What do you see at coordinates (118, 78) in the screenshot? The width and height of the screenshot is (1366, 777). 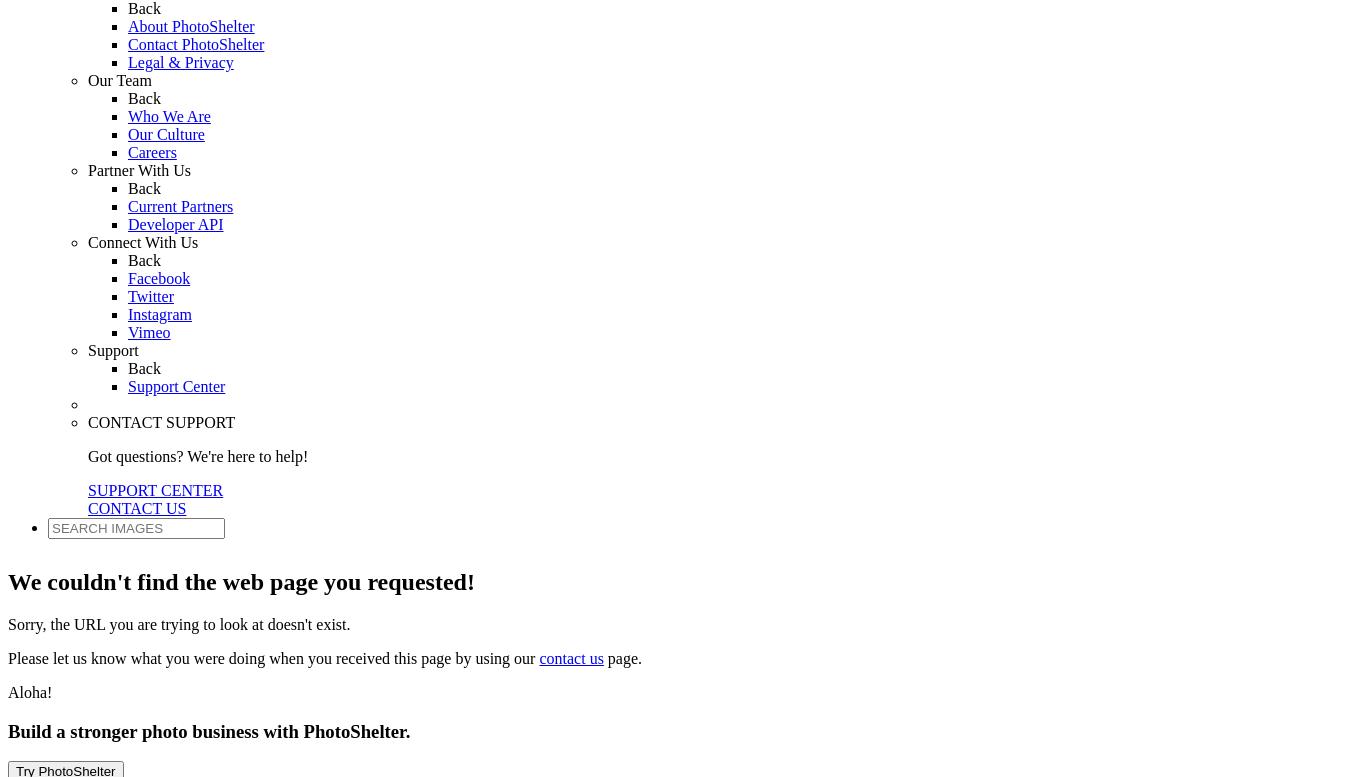 I see `'Our Team'` at bounding box center [118, 78].